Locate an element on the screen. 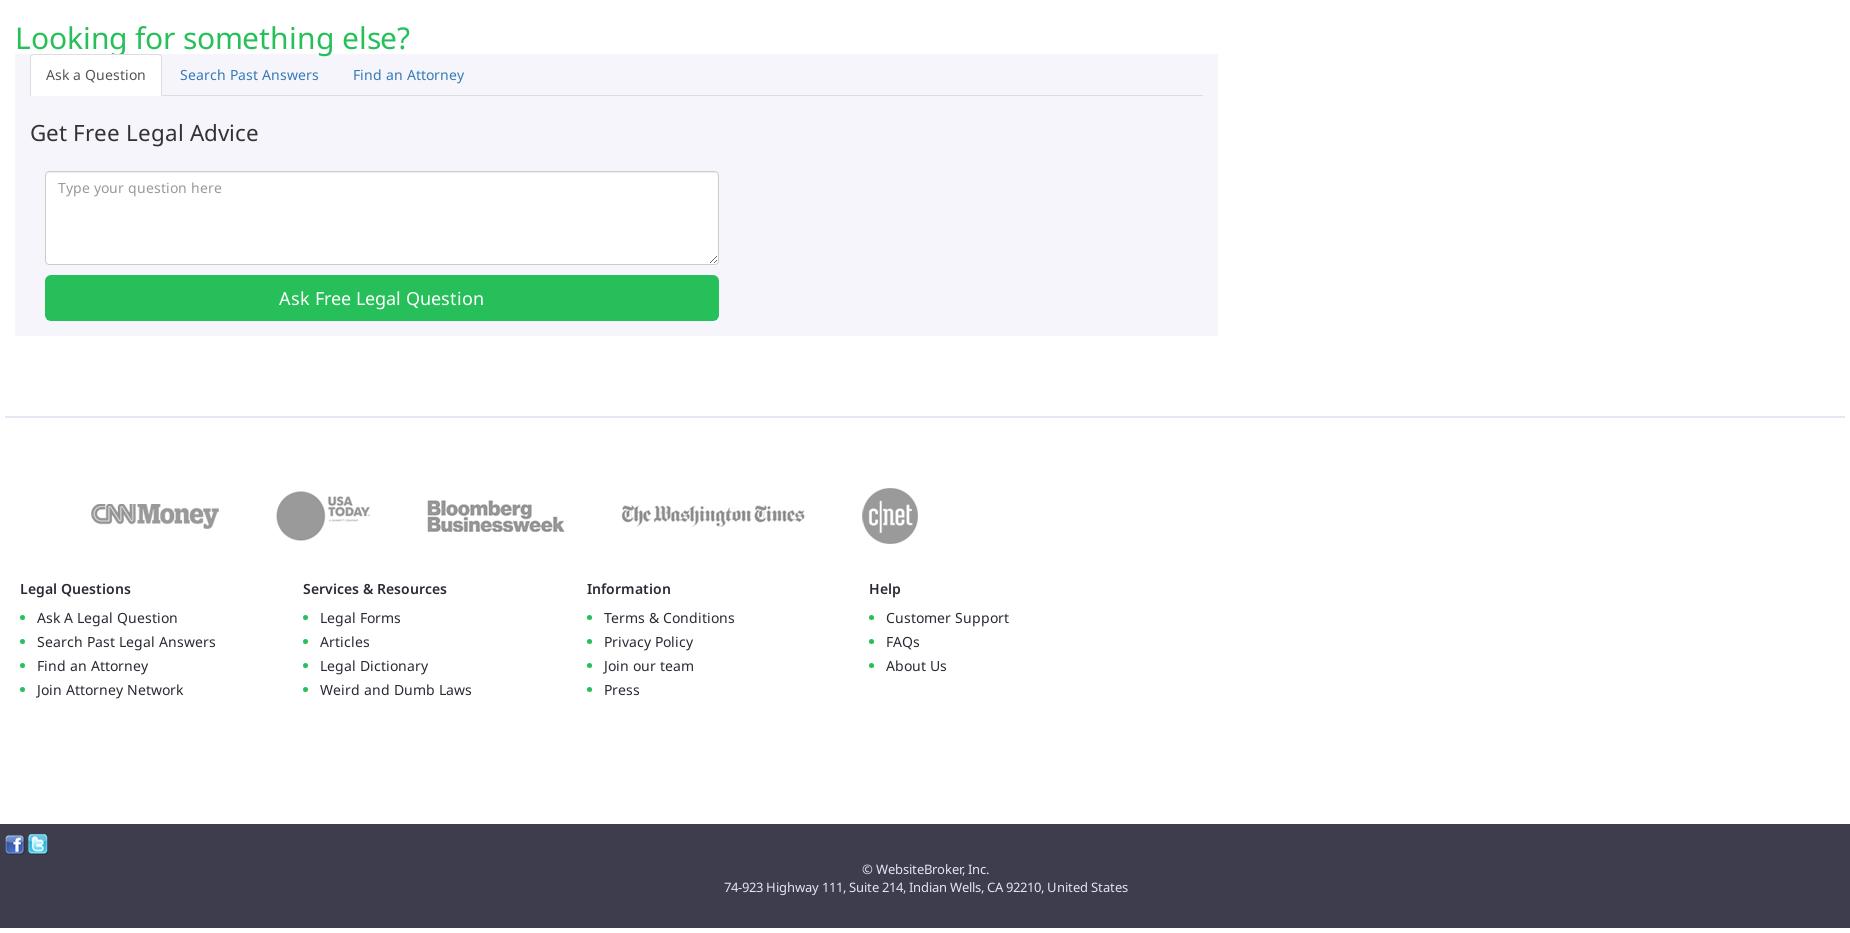 The width and height of the screenshot is (1850, 933). 'Services & Resources' is located at coordinates (373, 588).